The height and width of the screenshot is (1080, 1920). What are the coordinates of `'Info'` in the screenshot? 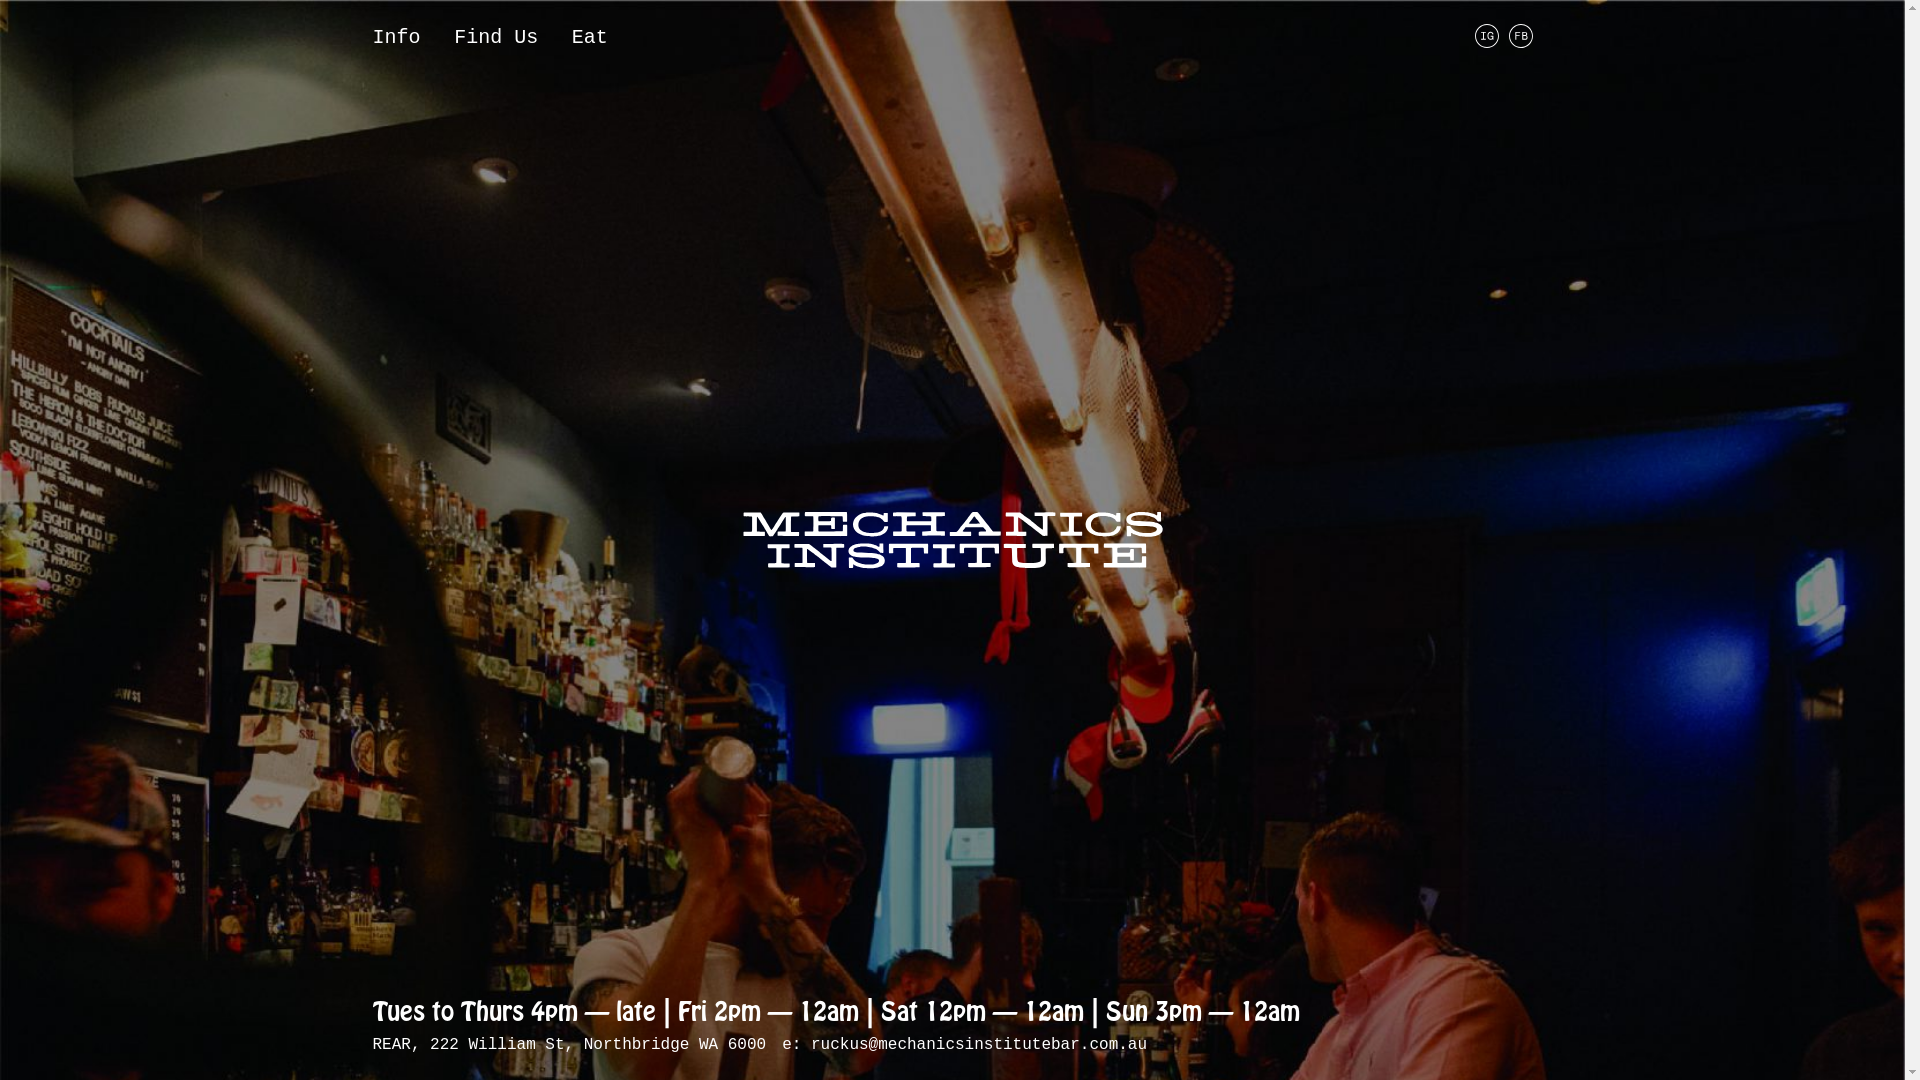 It's located at (395, 37).